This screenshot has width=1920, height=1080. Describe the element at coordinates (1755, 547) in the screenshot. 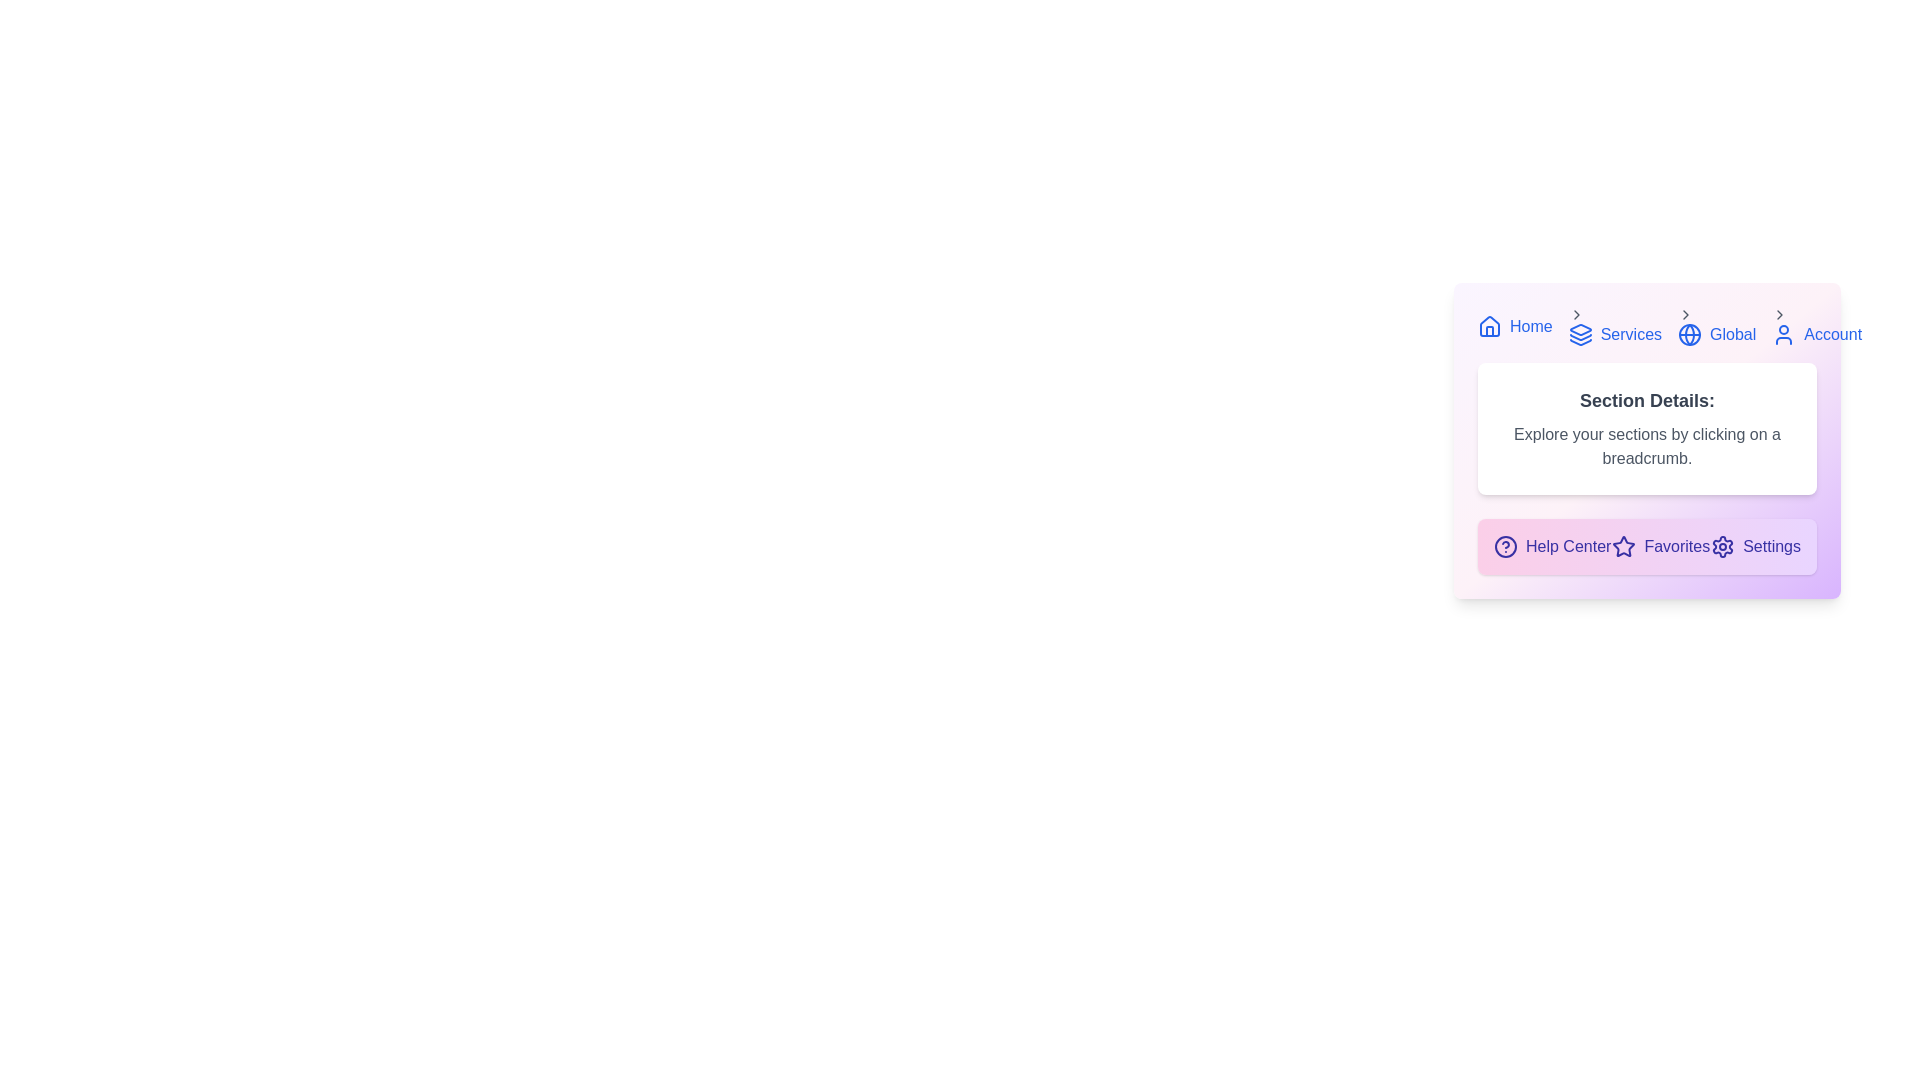

I see `the settings button located at the bottom-right of the card interface, positioned after 'Help Center' and 'Favorites', to observe the hover effect` at that location.